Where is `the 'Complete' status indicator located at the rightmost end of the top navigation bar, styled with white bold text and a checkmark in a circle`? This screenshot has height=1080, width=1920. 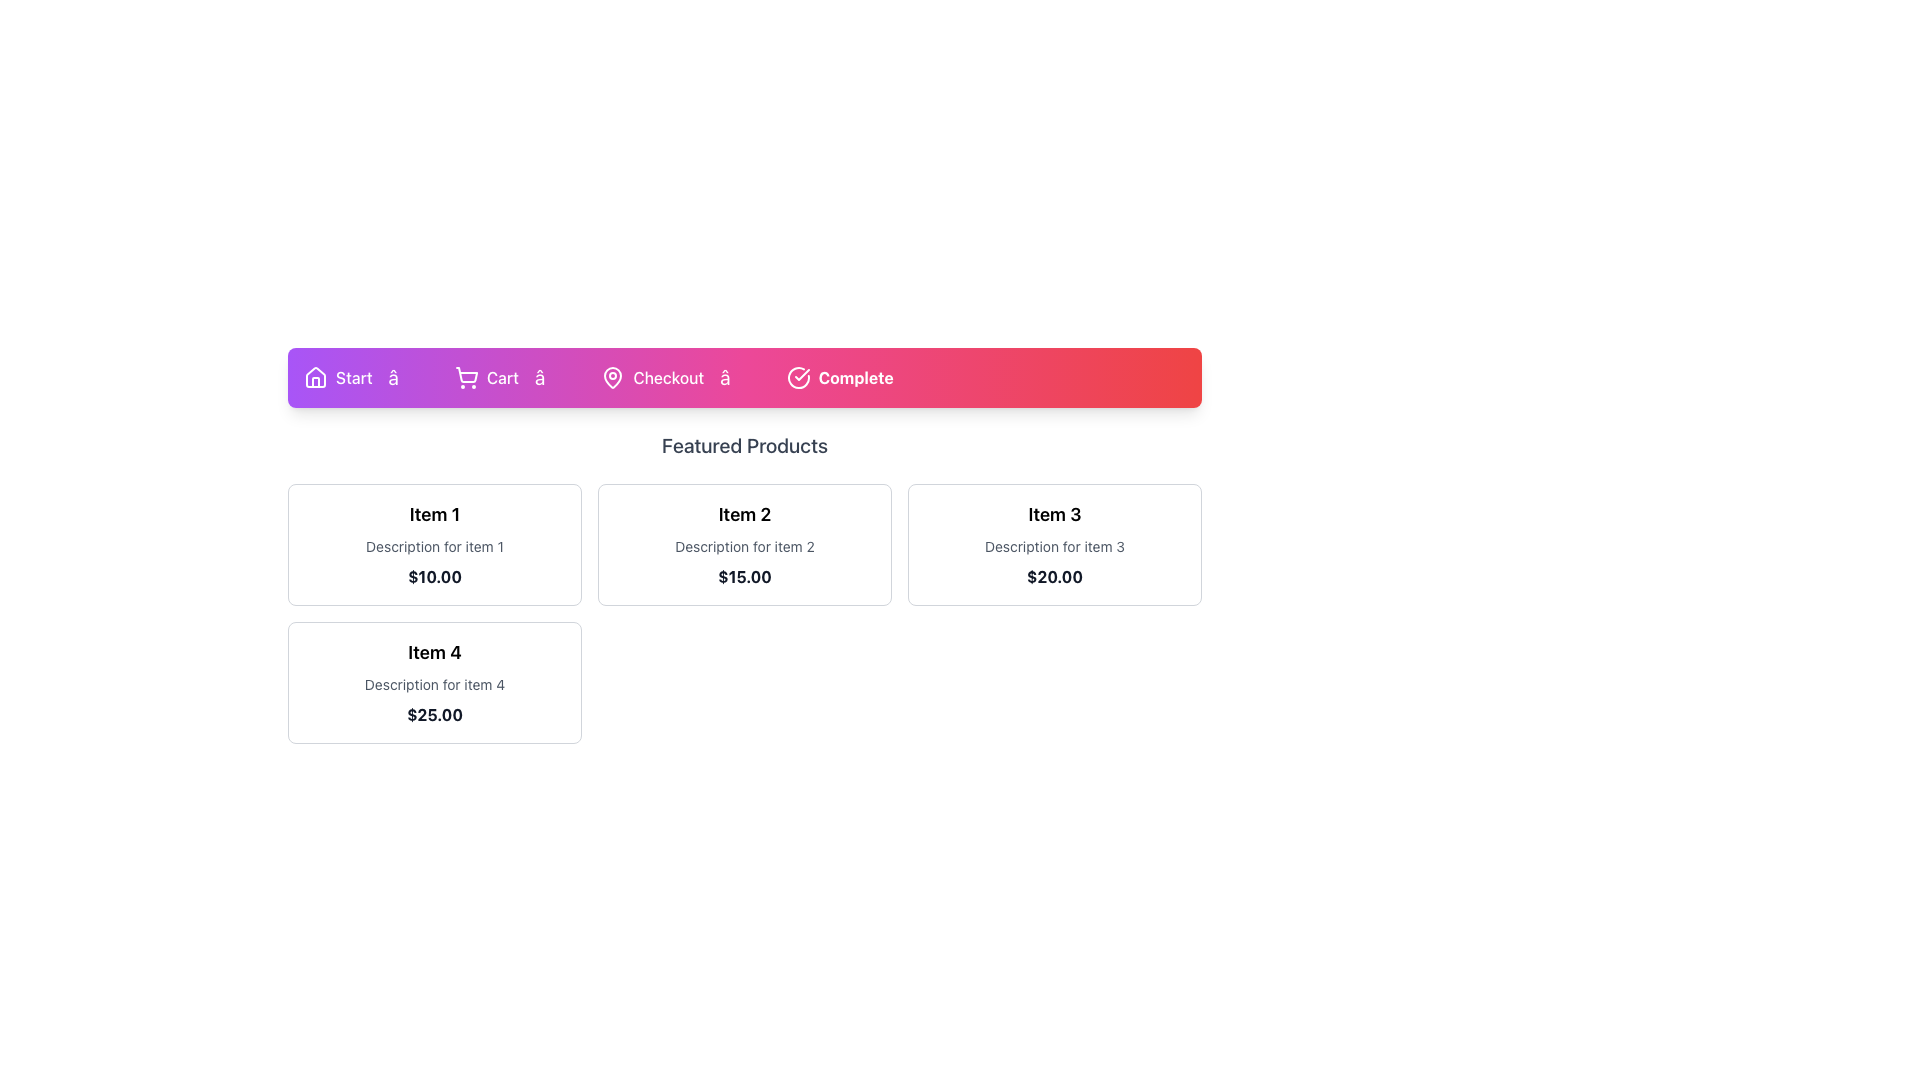 the 'Complete' status indicator located at the rightmost end of the top navigation bar, styled with white bold text and a checkmark in a circle is located at coordinates (840, 378).